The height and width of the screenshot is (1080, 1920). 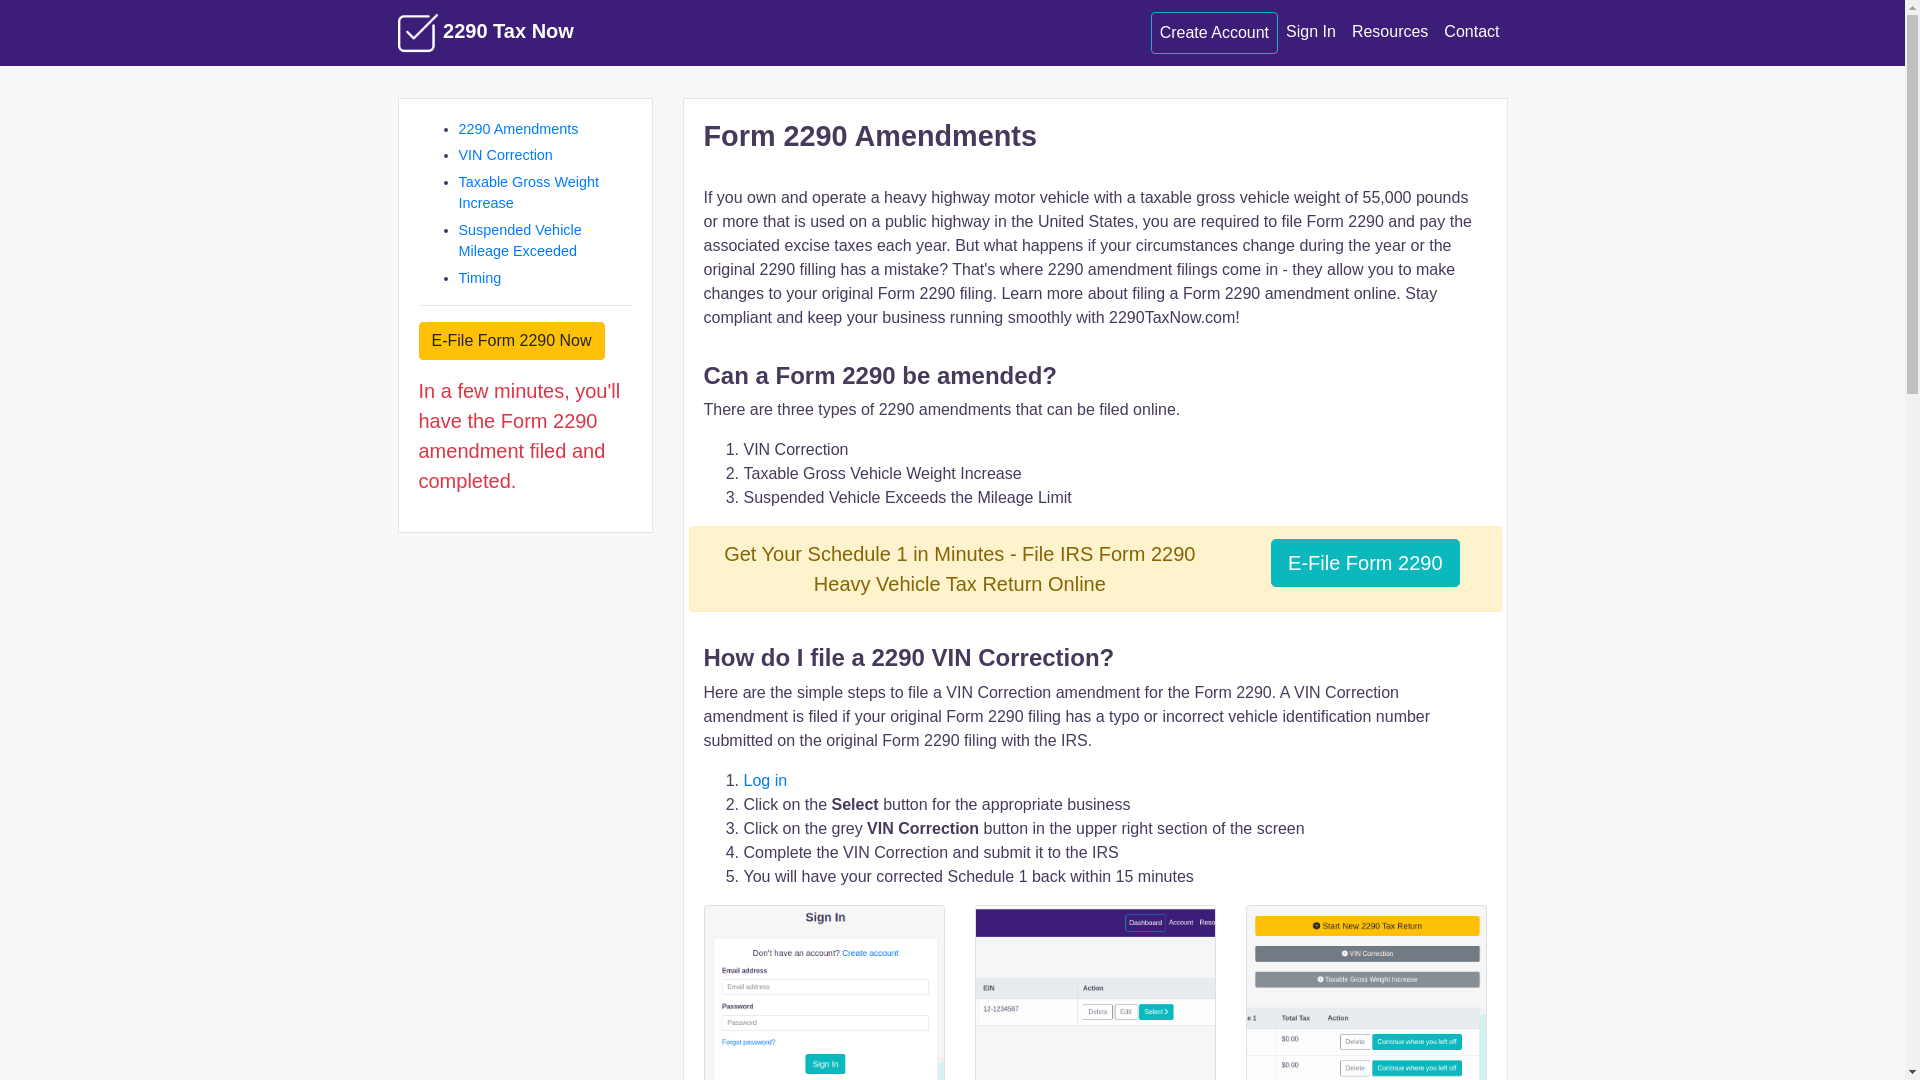 I want to click on 'Contact', so click(x=1471, y=31).